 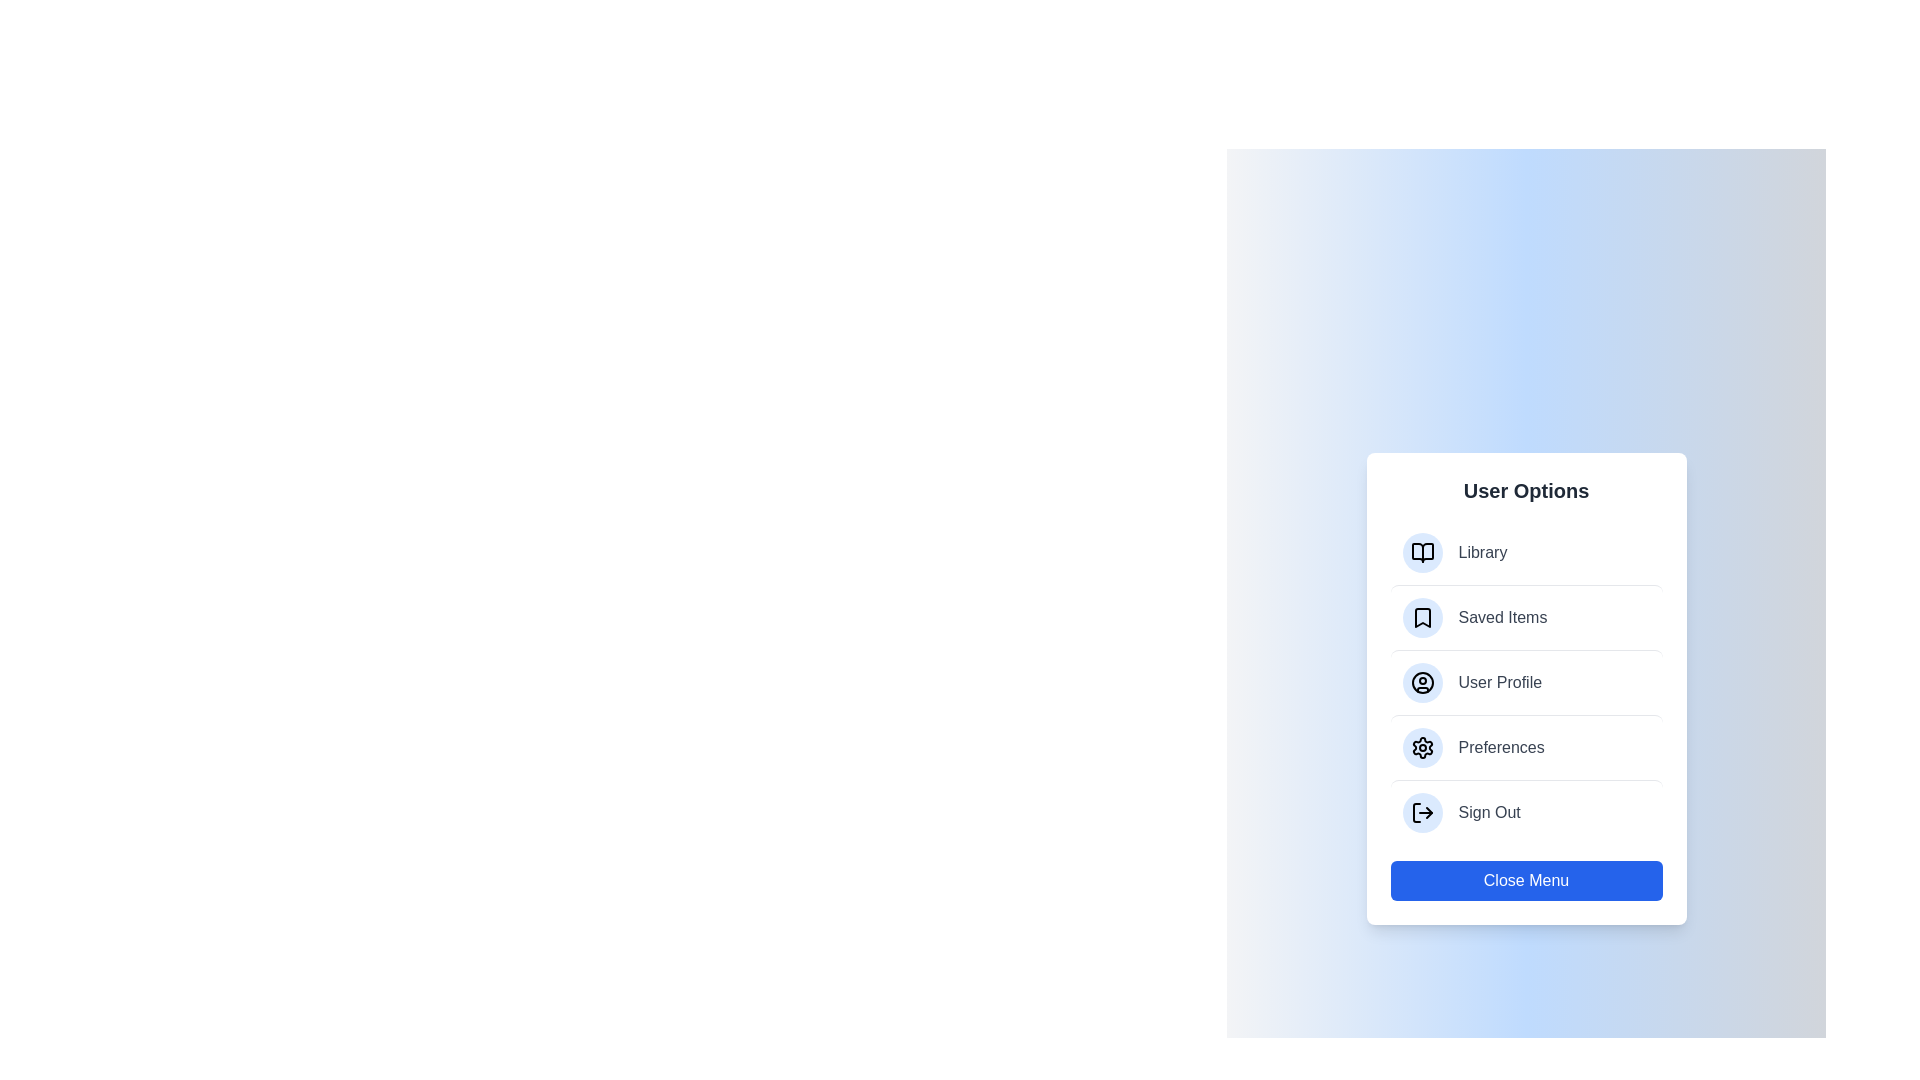 What do you see at coordinates (1525, 681) in the screenshot?
I see `the menu item labeled User Profile` at bounding box center [1525, 681].